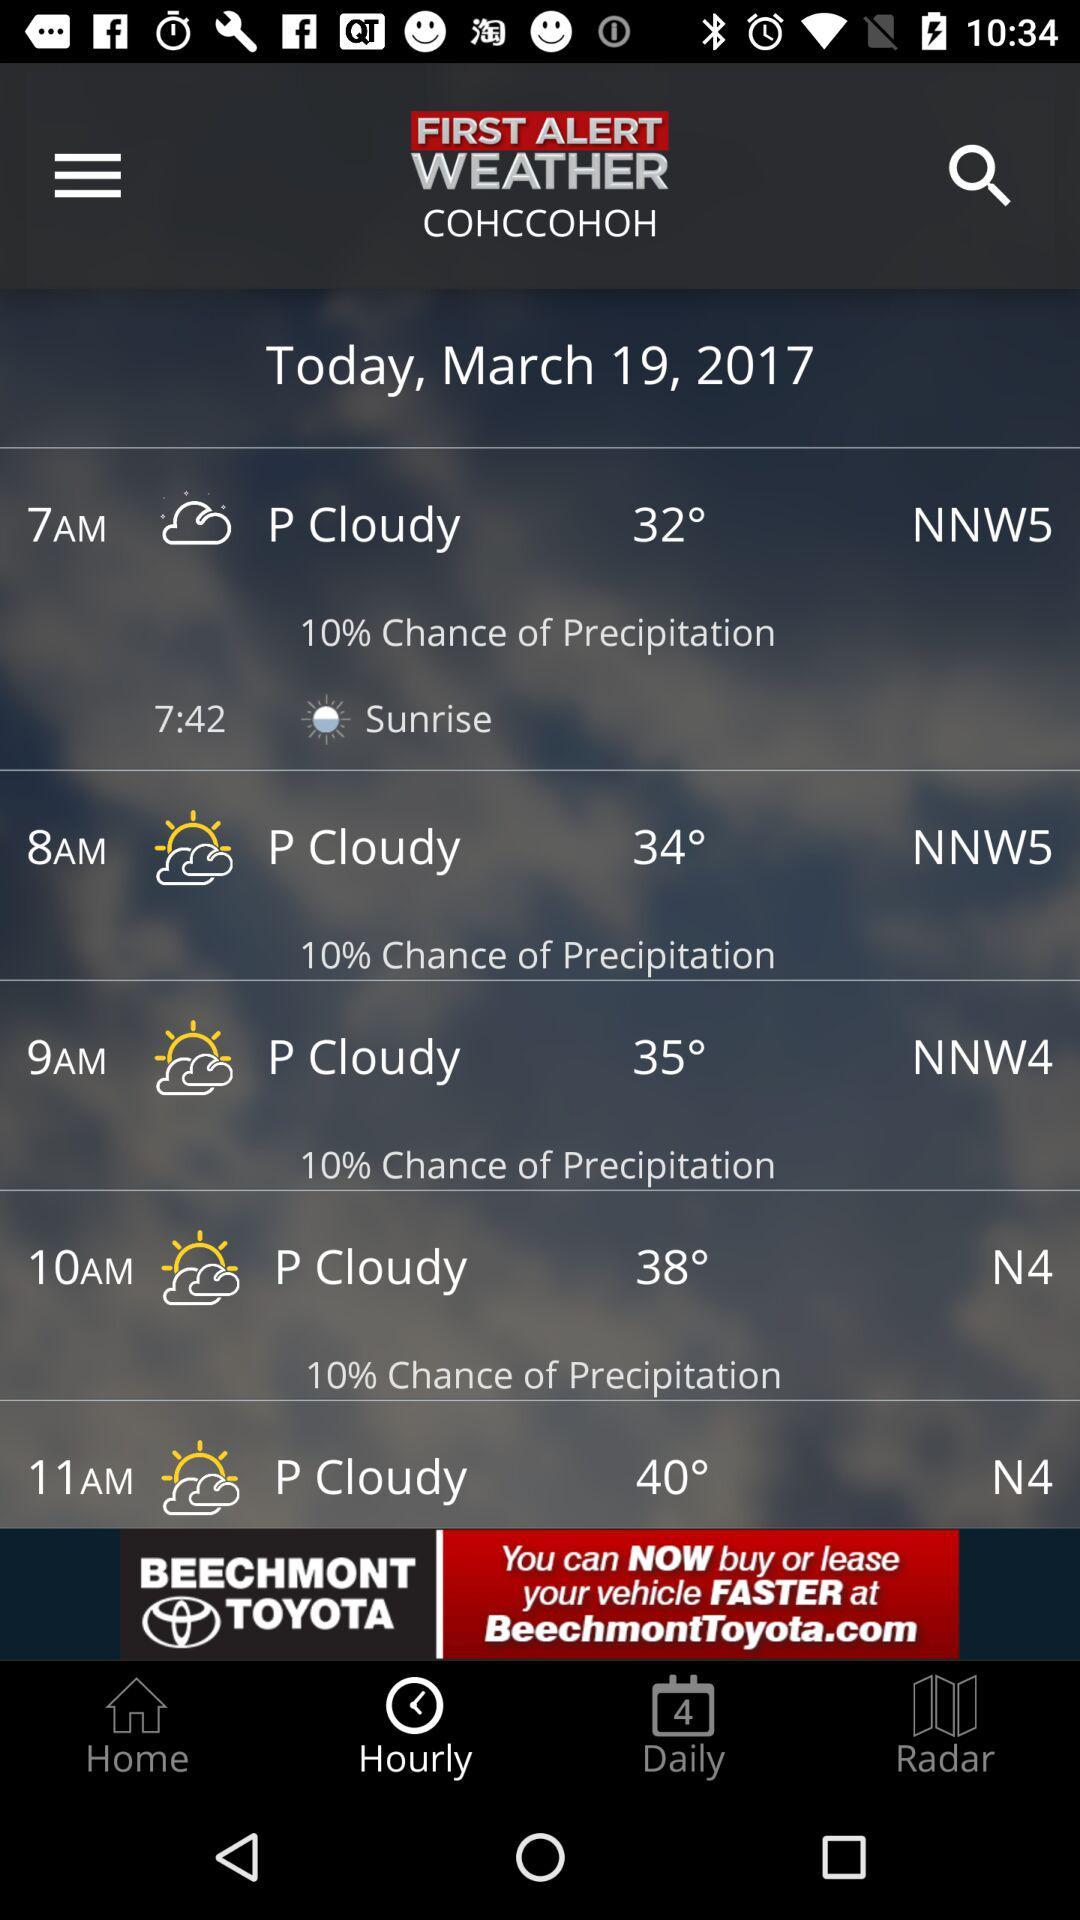 The width and height of the screenshot is (1080, 1920). Describe the element at coordinates (58, 1480) in the screenshot. I see `expand time` at that location.